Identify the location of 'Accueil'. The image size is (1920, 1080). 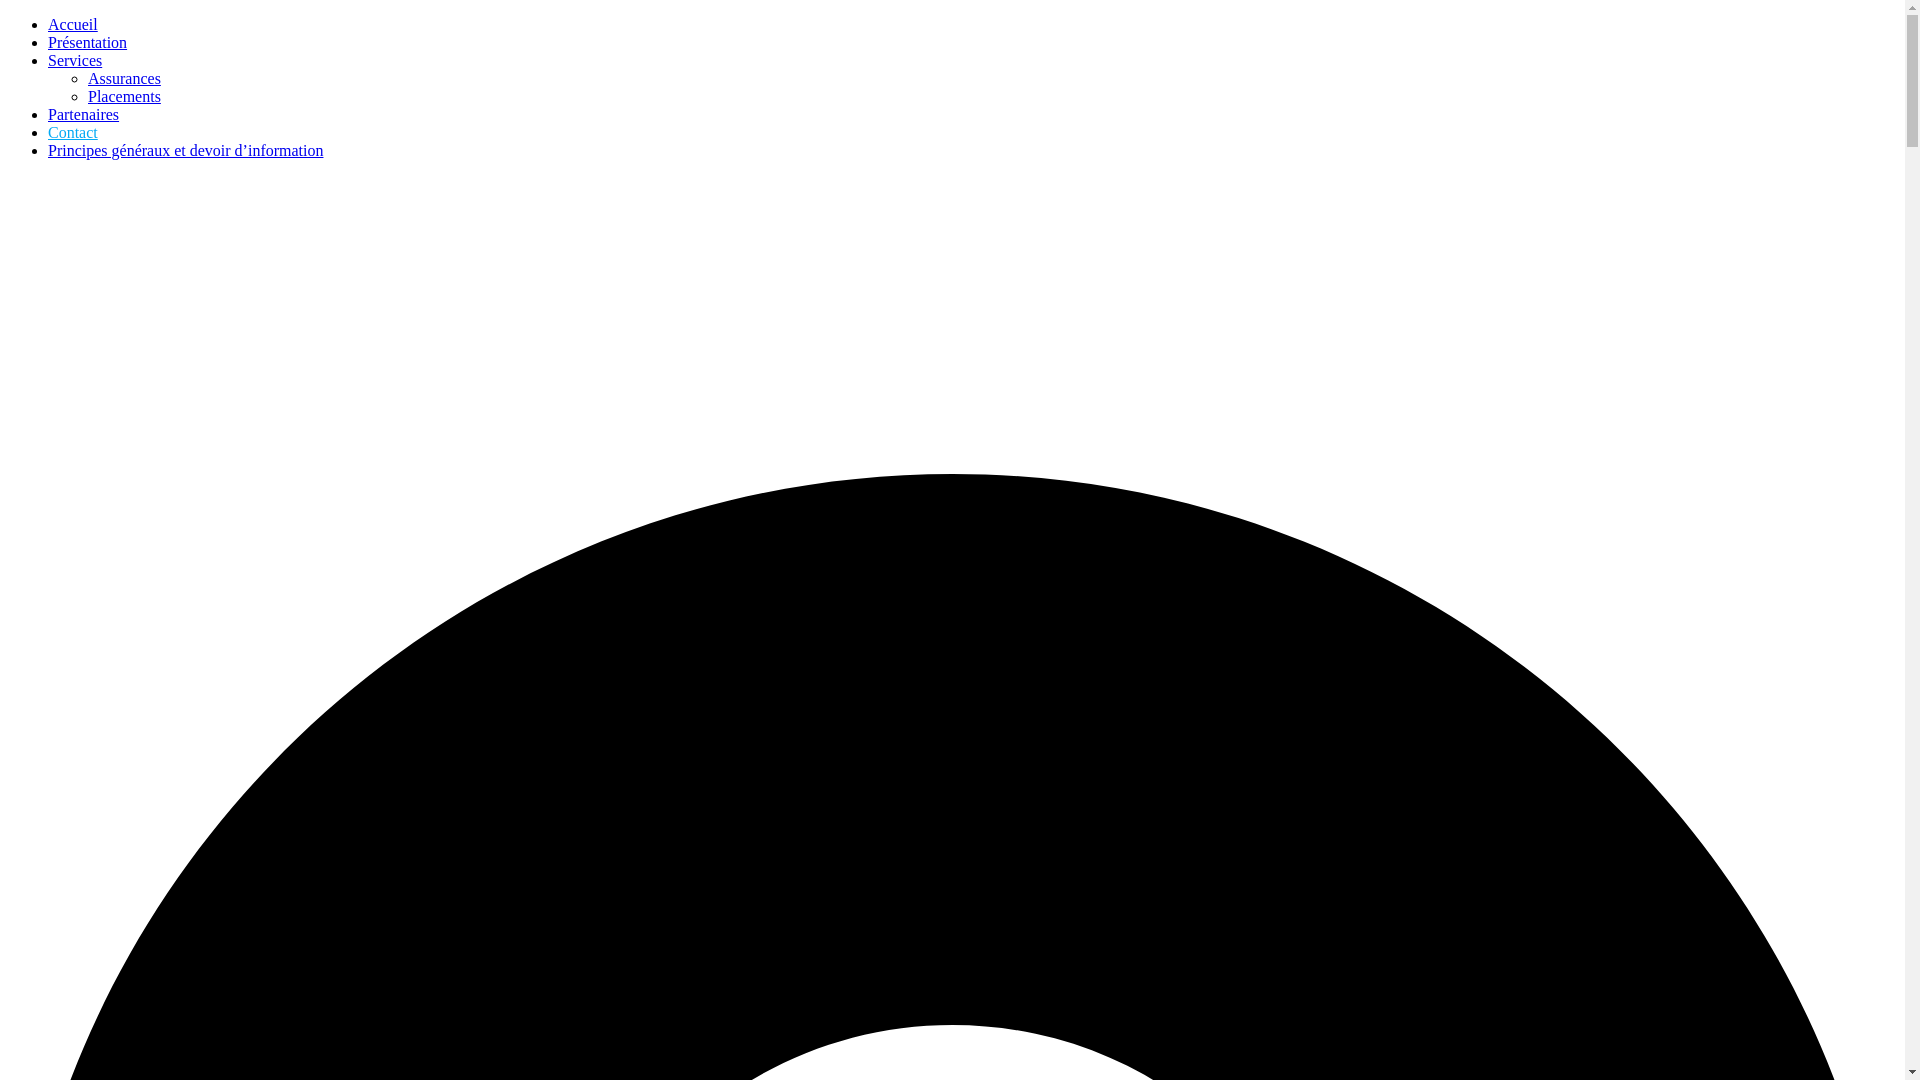
(72, 24).